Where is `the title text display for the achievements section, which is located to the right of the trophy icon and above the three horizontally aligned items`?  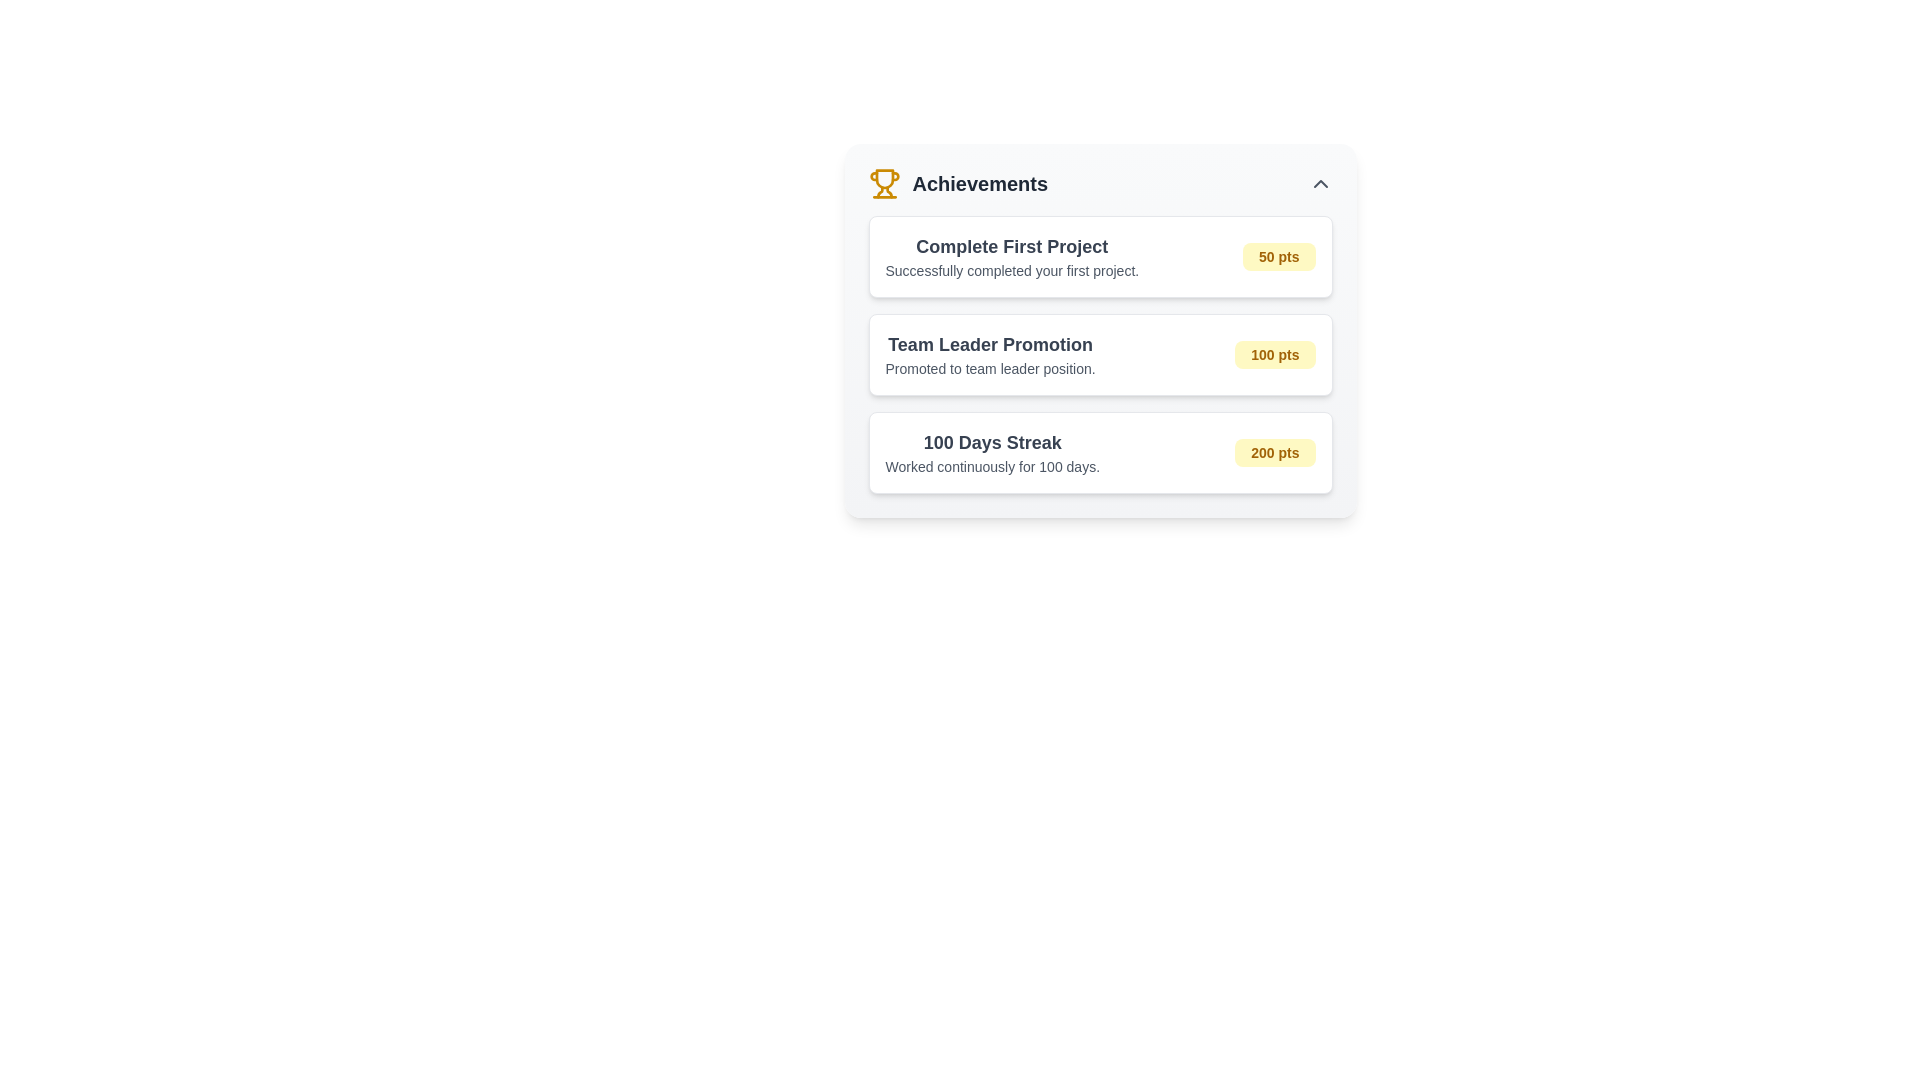
the title text display for the achievements section, which is located to the right of the trophy icon and above the three horizontally aligned items is located at coordinates (980, 184).